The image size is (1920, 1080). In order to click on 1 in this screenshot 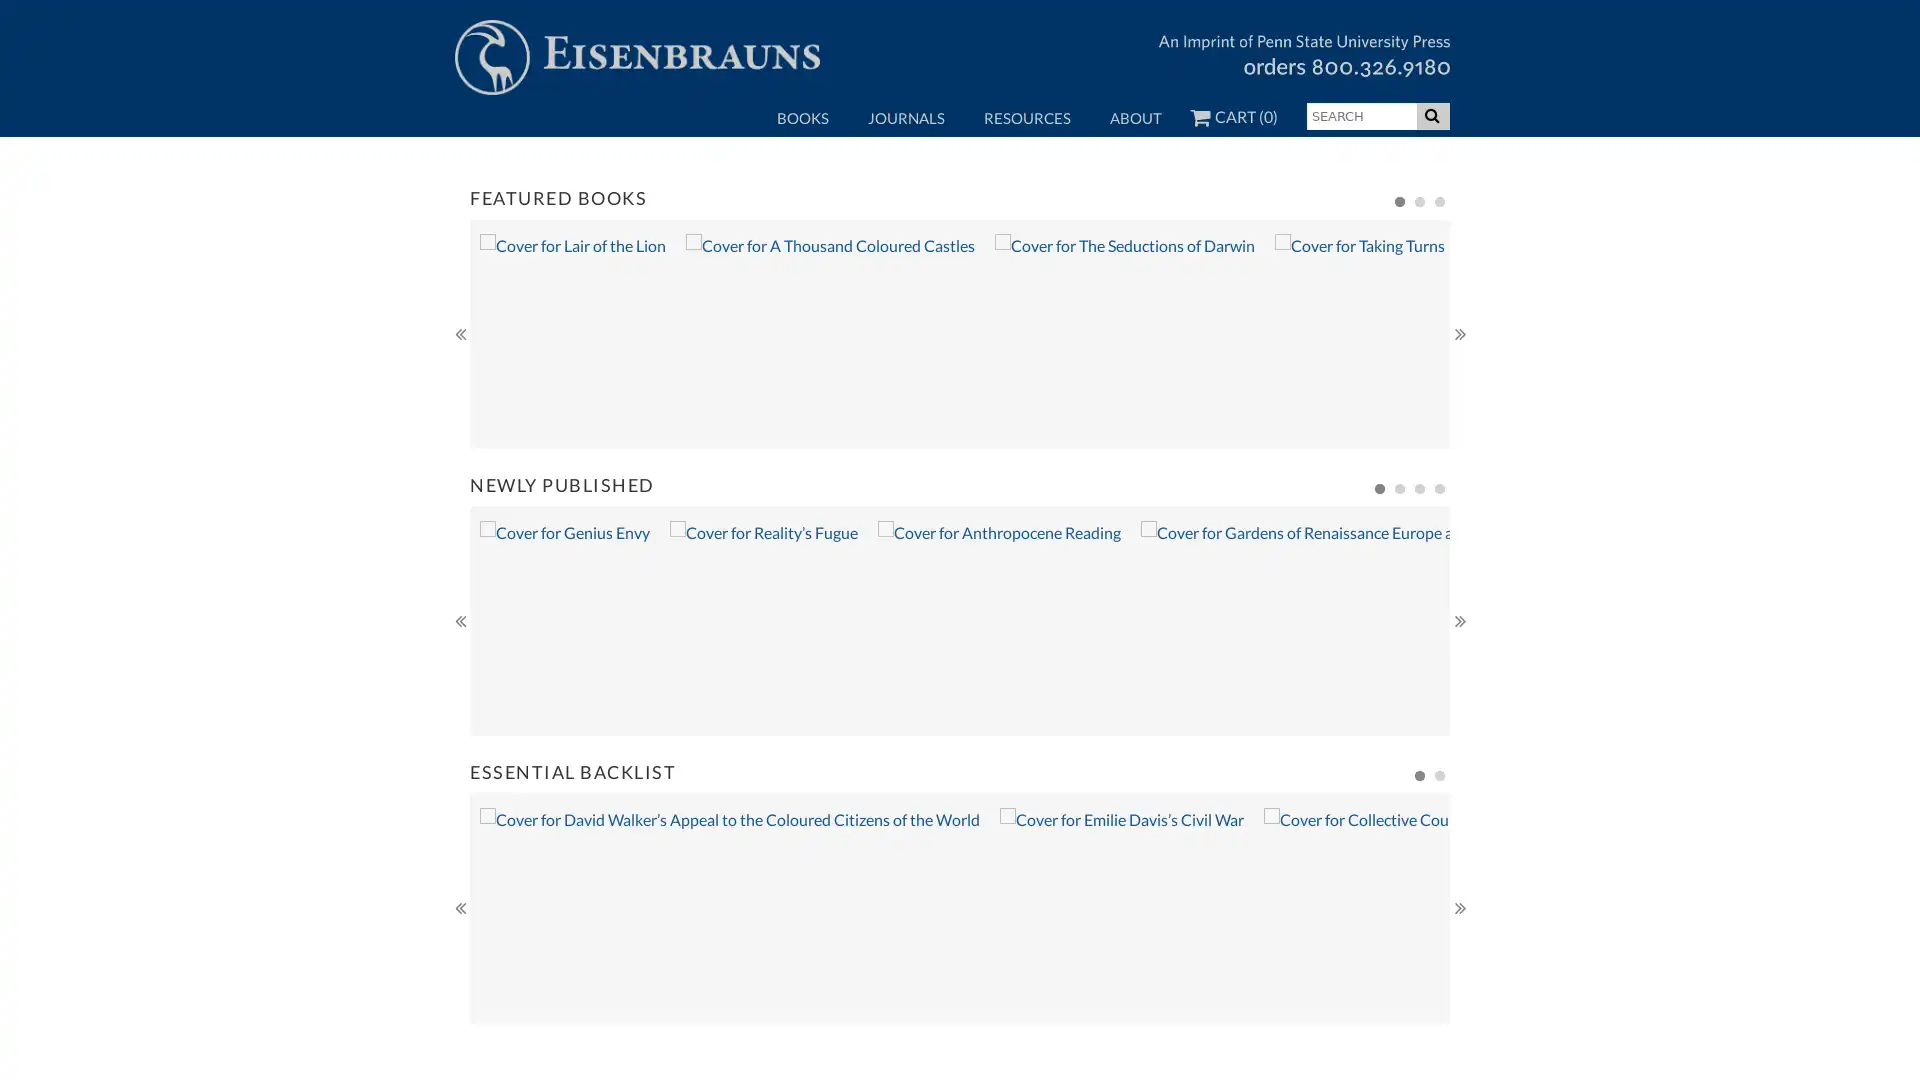, I will do `click(1419, 775)`.